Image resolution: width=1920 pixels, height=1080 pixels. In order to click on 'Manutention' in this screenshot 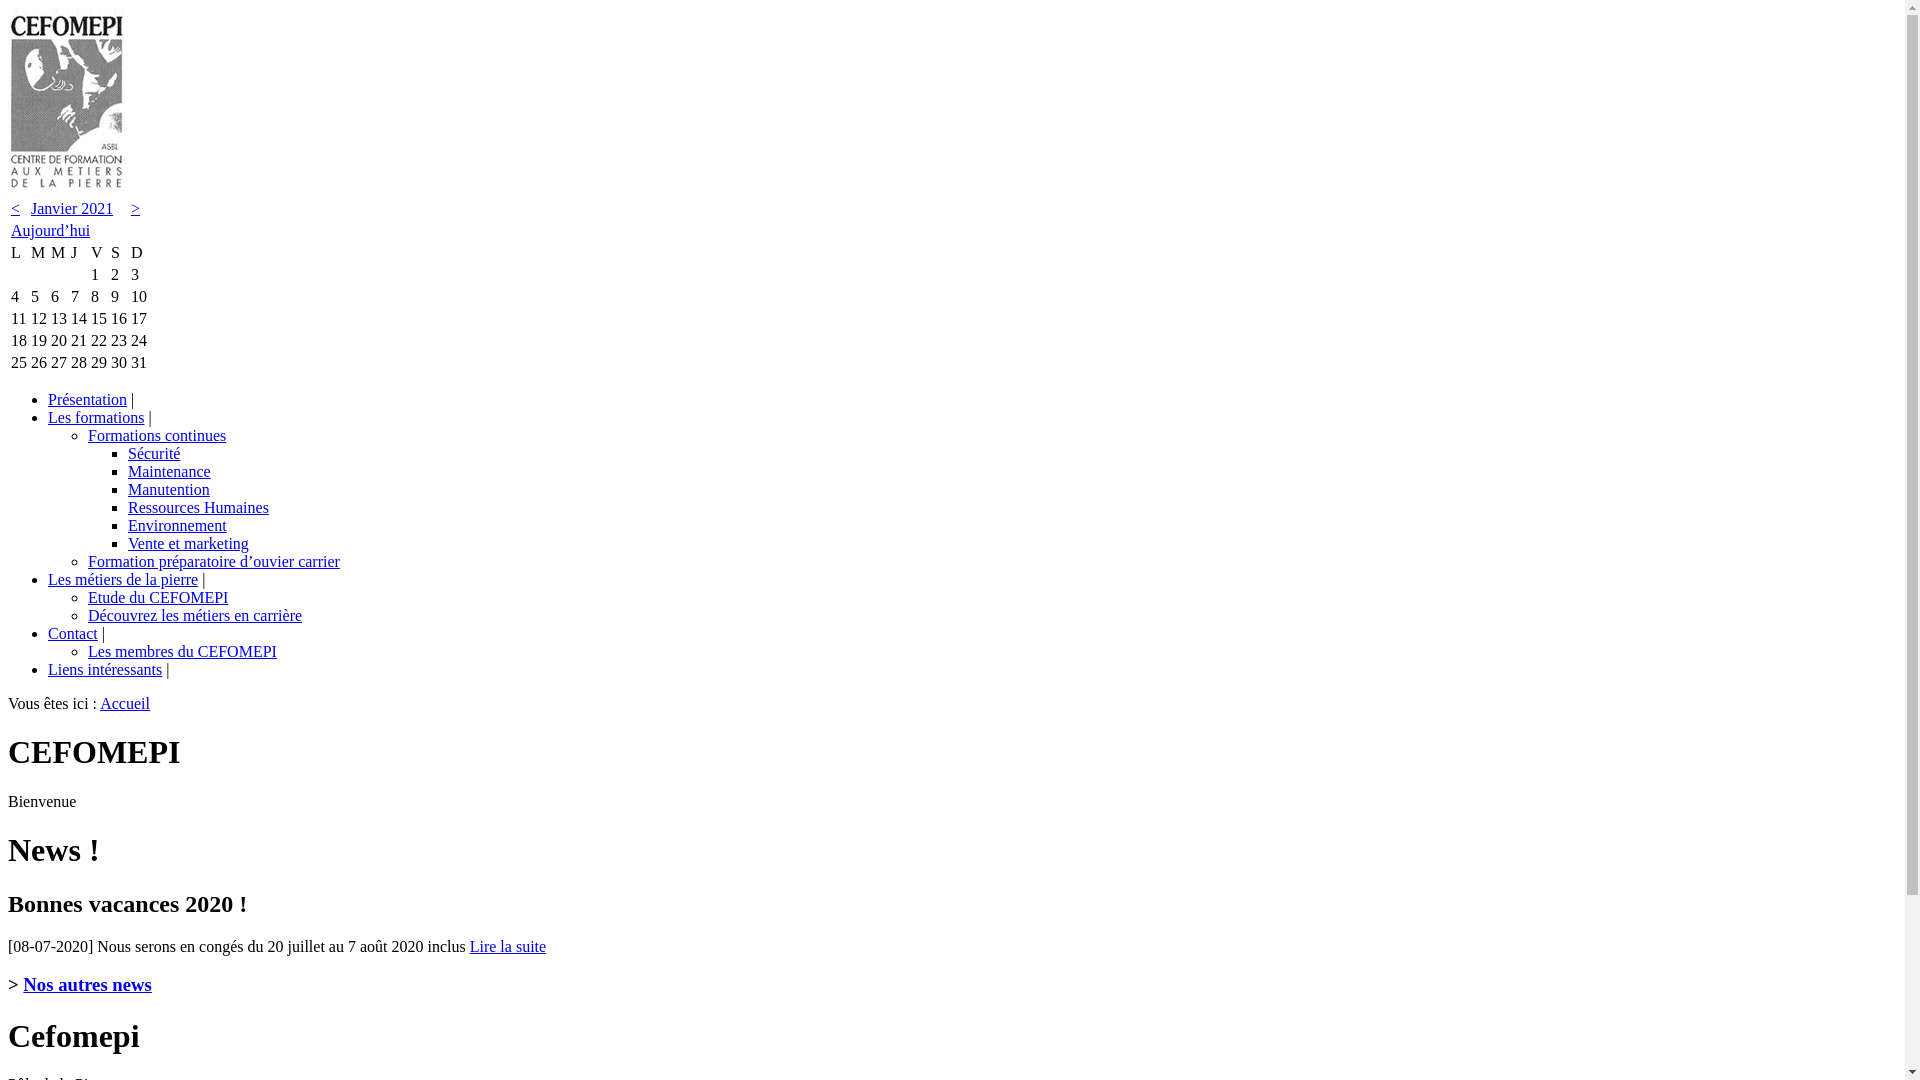, I will do `click(127, 489)`.